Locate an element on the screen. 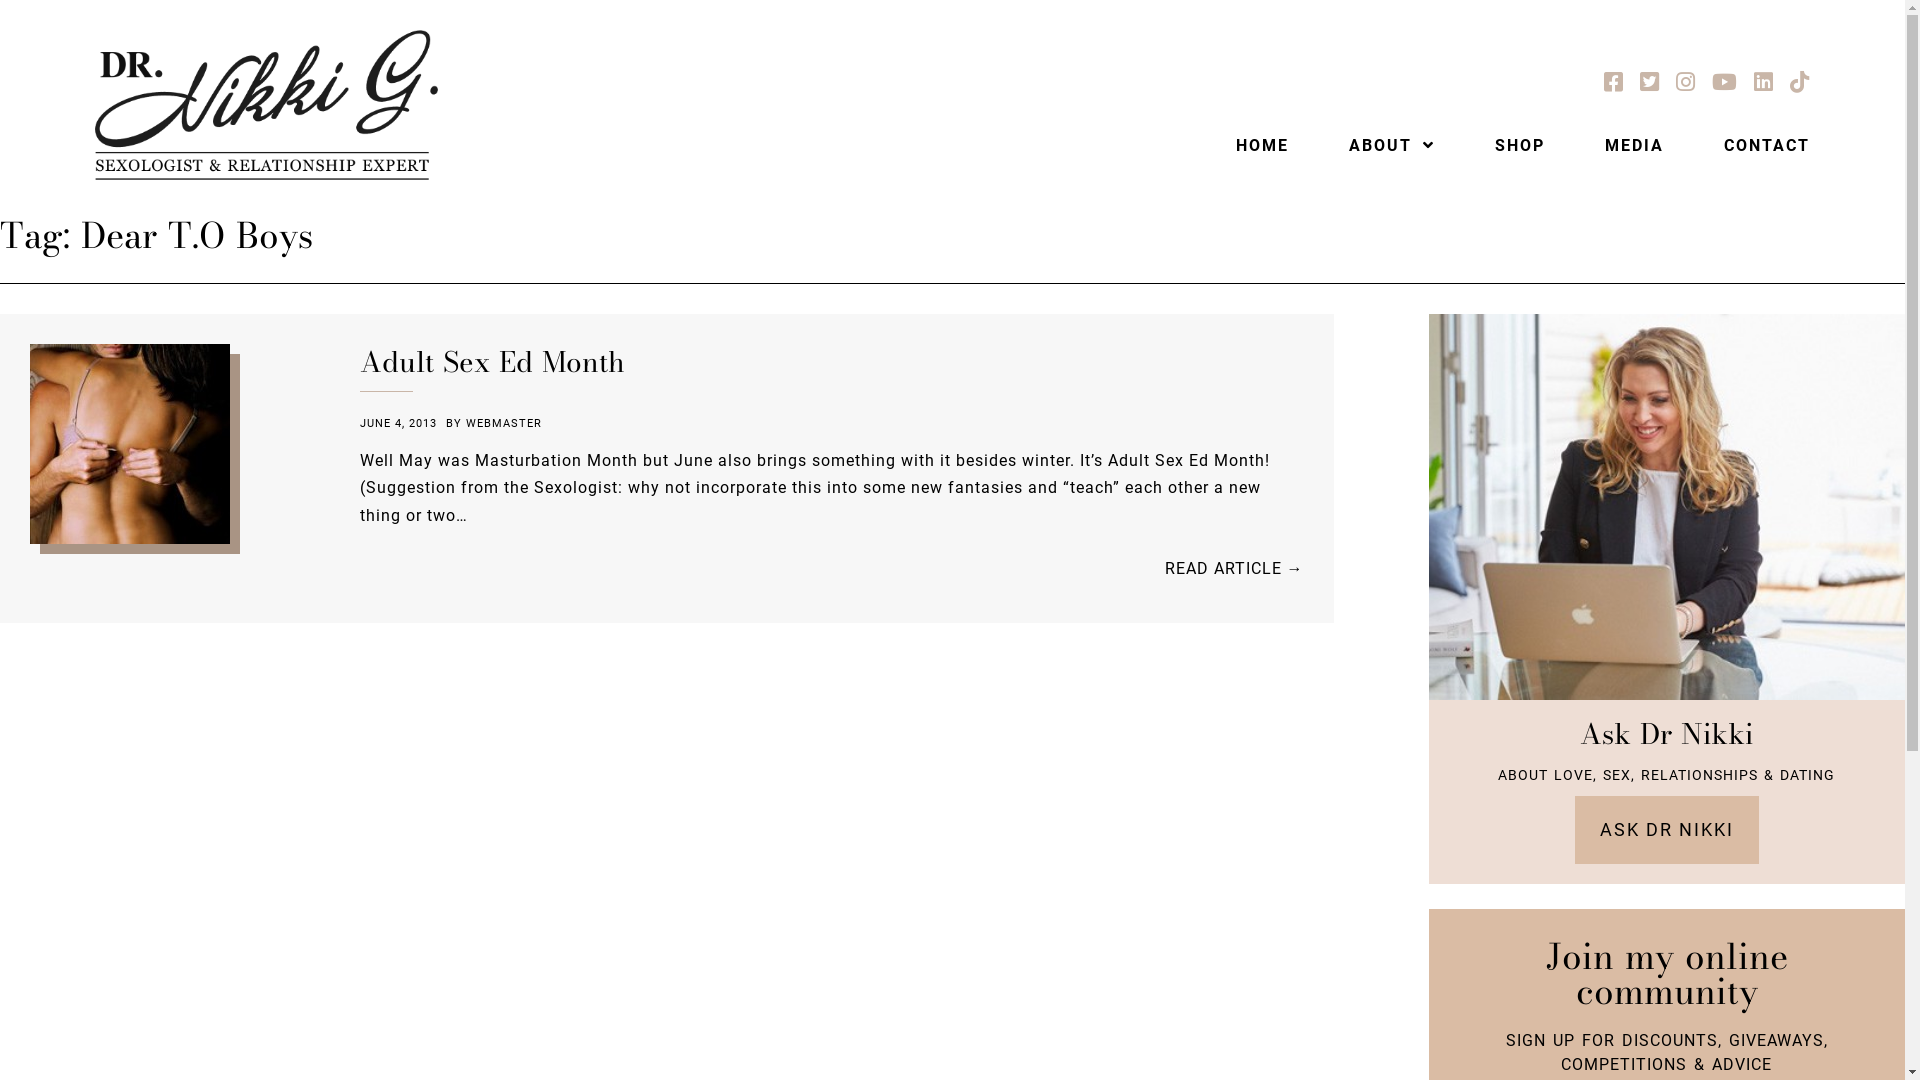 The image size is (1920, 1080). 'ASK DR NIKKI' is located at coordinates (1666, 829).